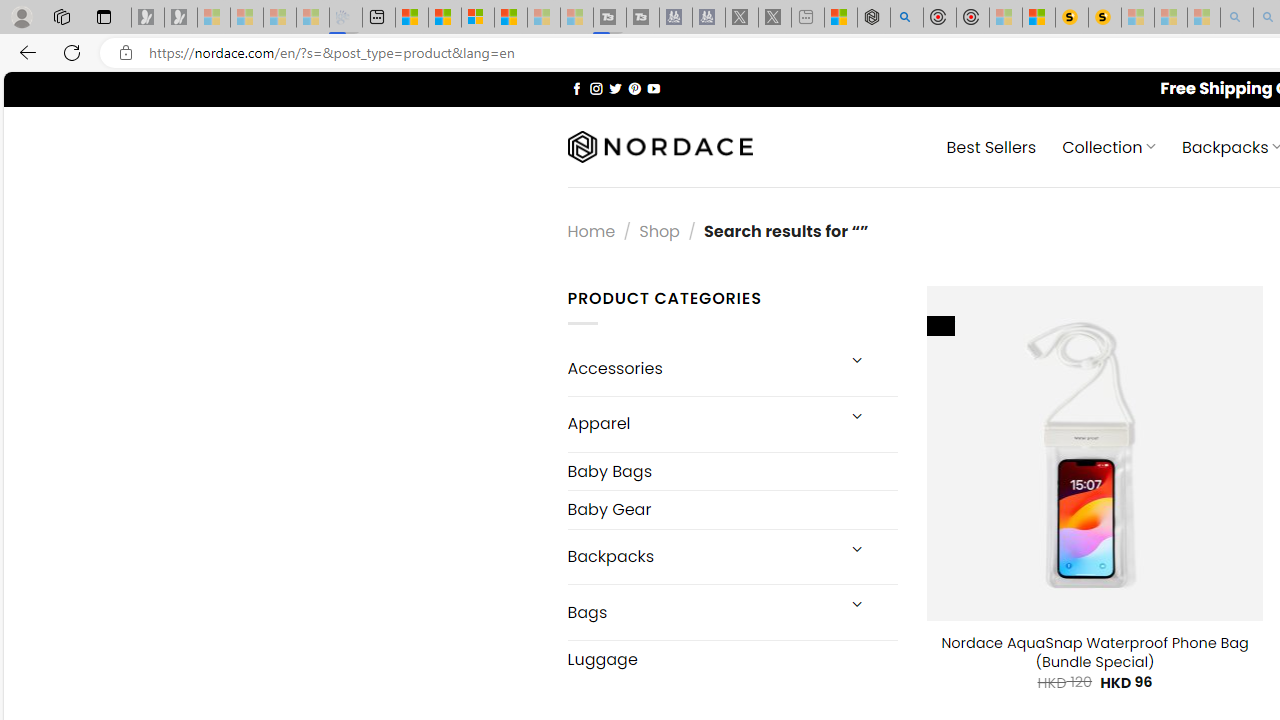 The width and height of the screenshot is (1280, 720). Describe the element at coordinates (731, 659) in the screenshot. I see `'Luggage'` at that location.